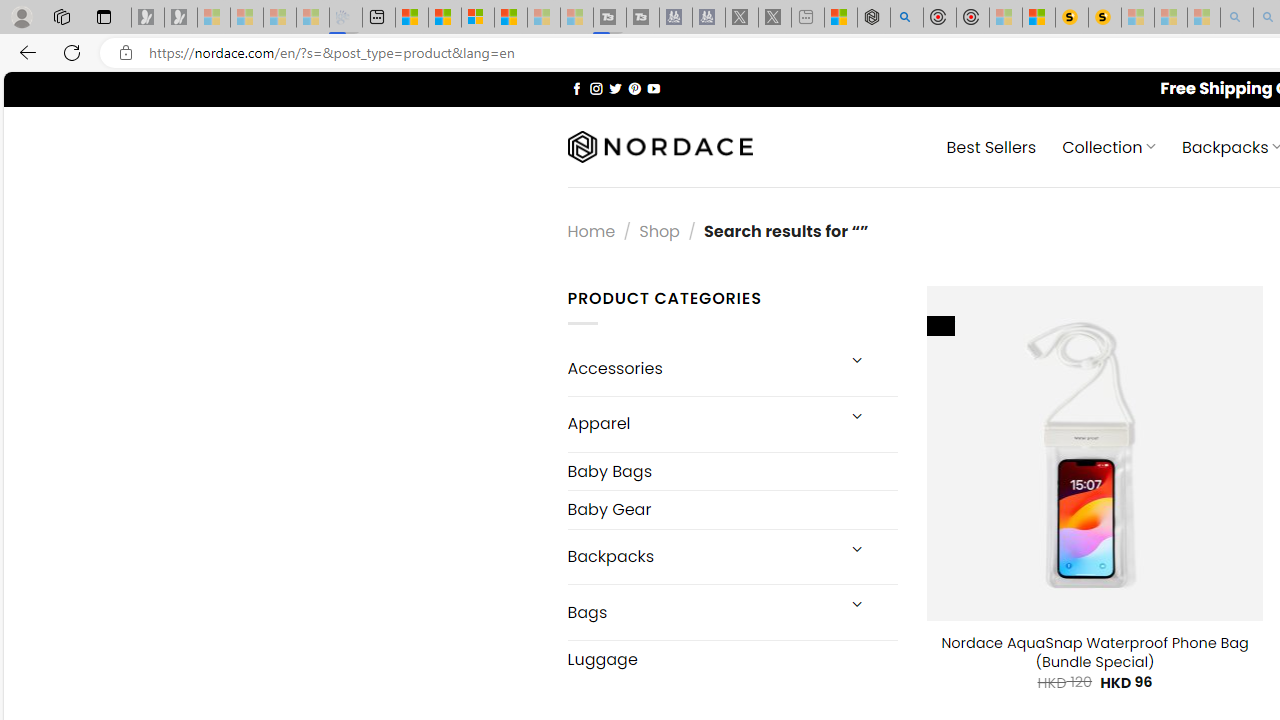 The width and height of the screenshot is (1280, 720). Describe the element at coordinates (731, 659) in the screenshot. I see `'Luggage'` at that location.